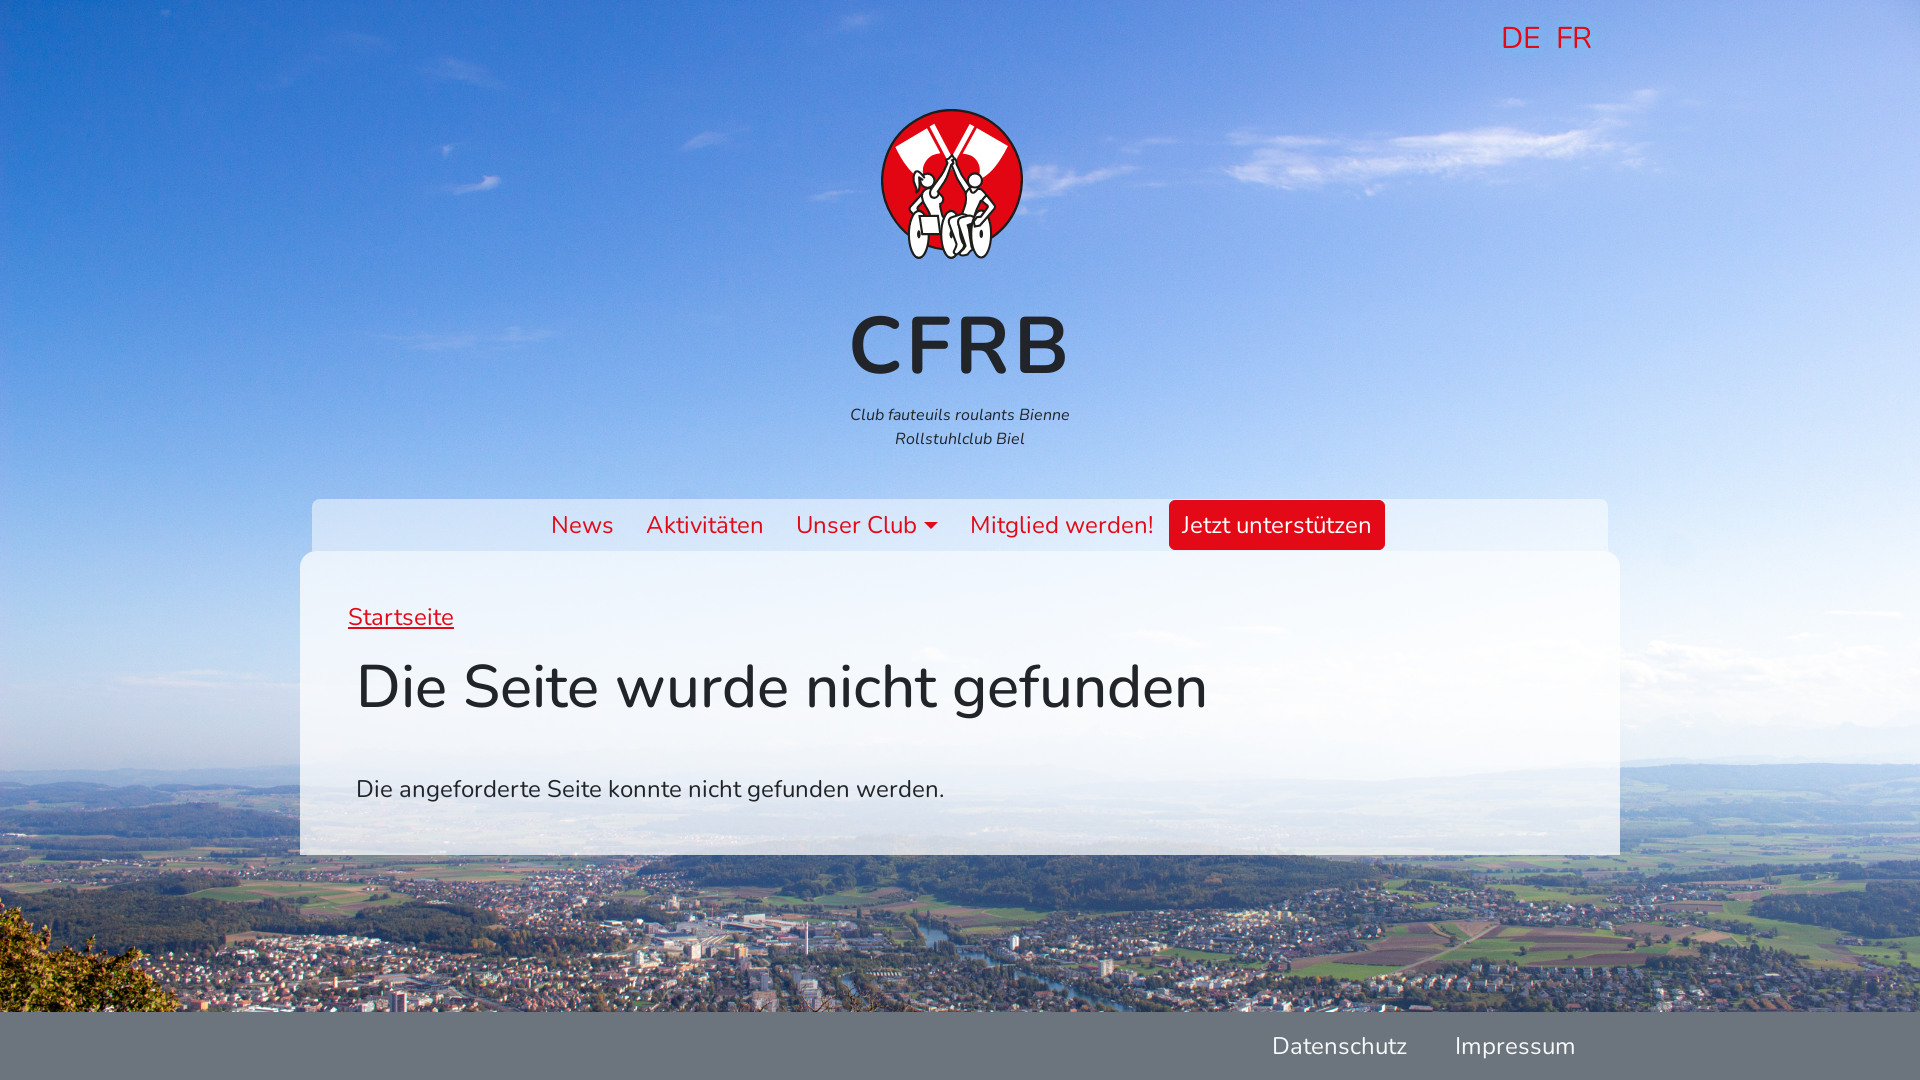  What do you see at coordinates (960, 345) in the screenshot?
I see `'CFRB'` at bounding box center [960, 345].